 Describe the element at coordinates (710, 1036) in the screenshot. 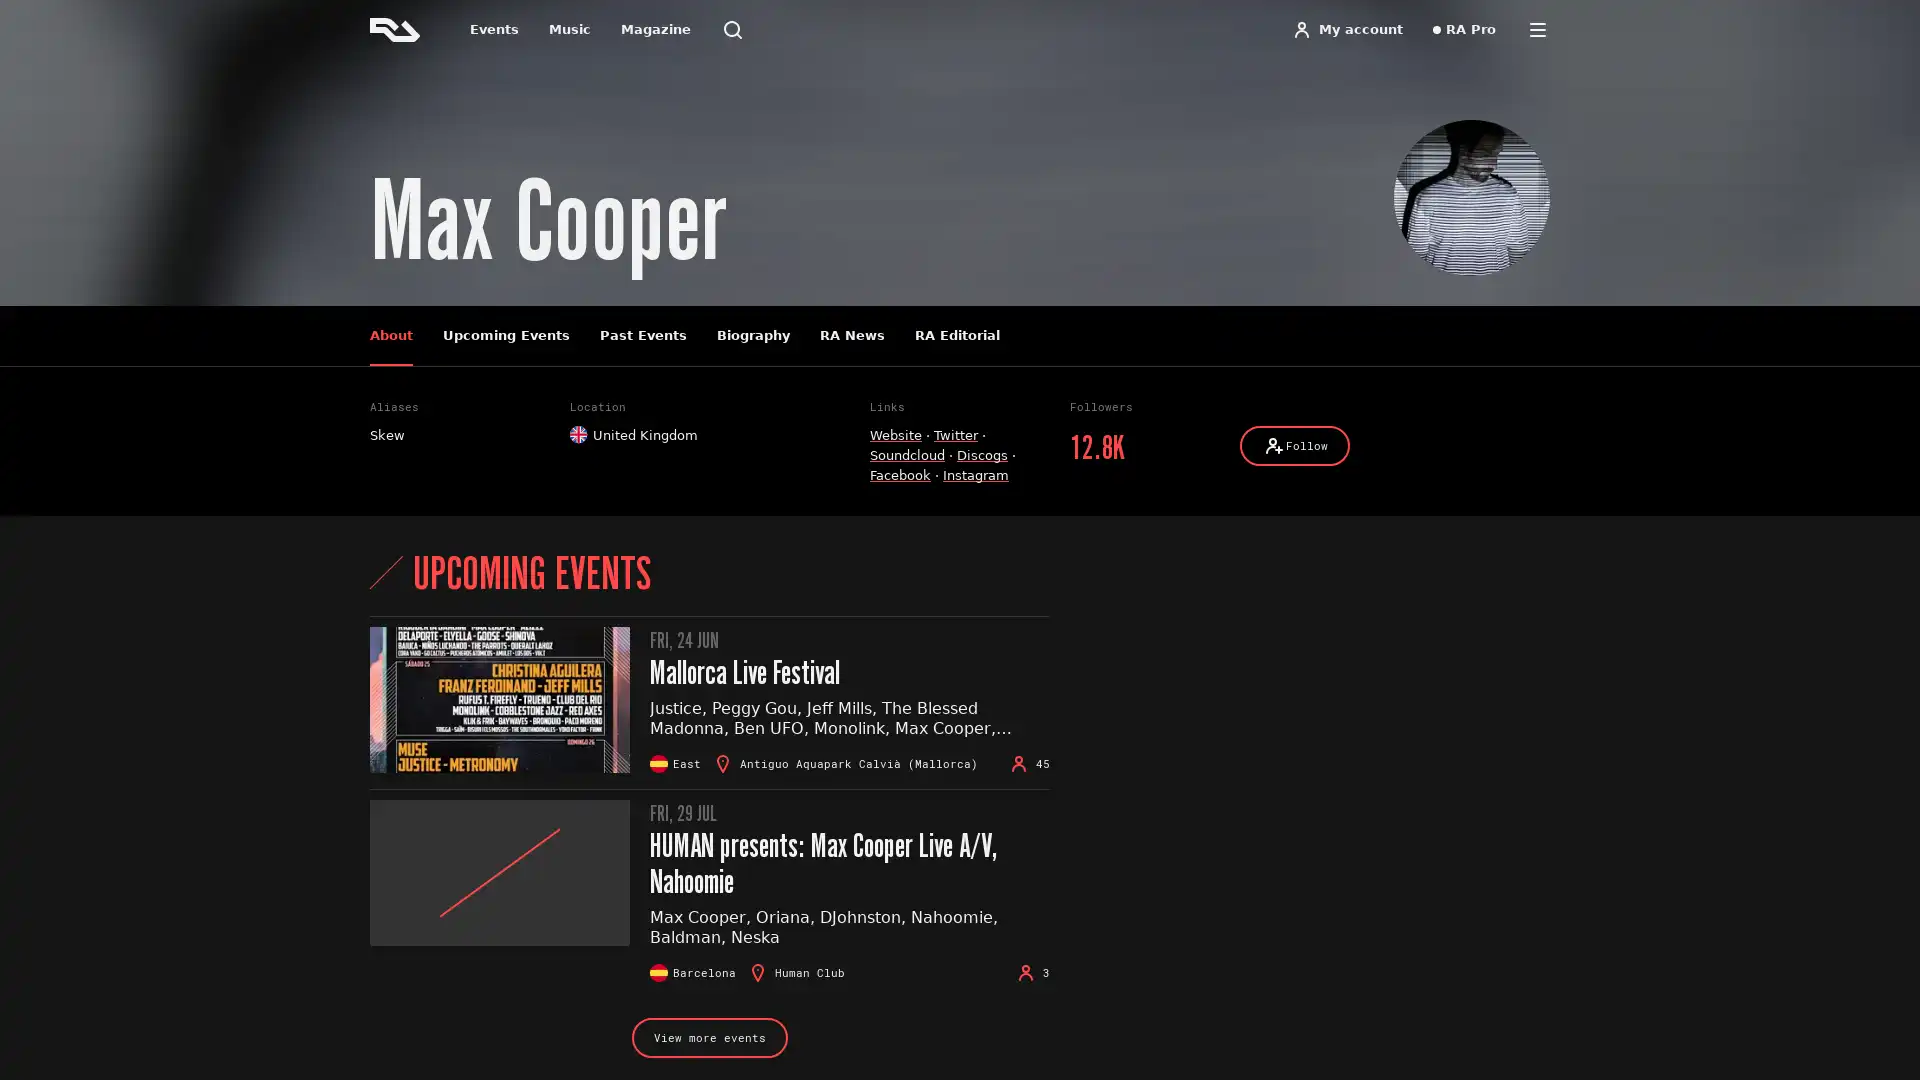

I see `View more events` at that location.